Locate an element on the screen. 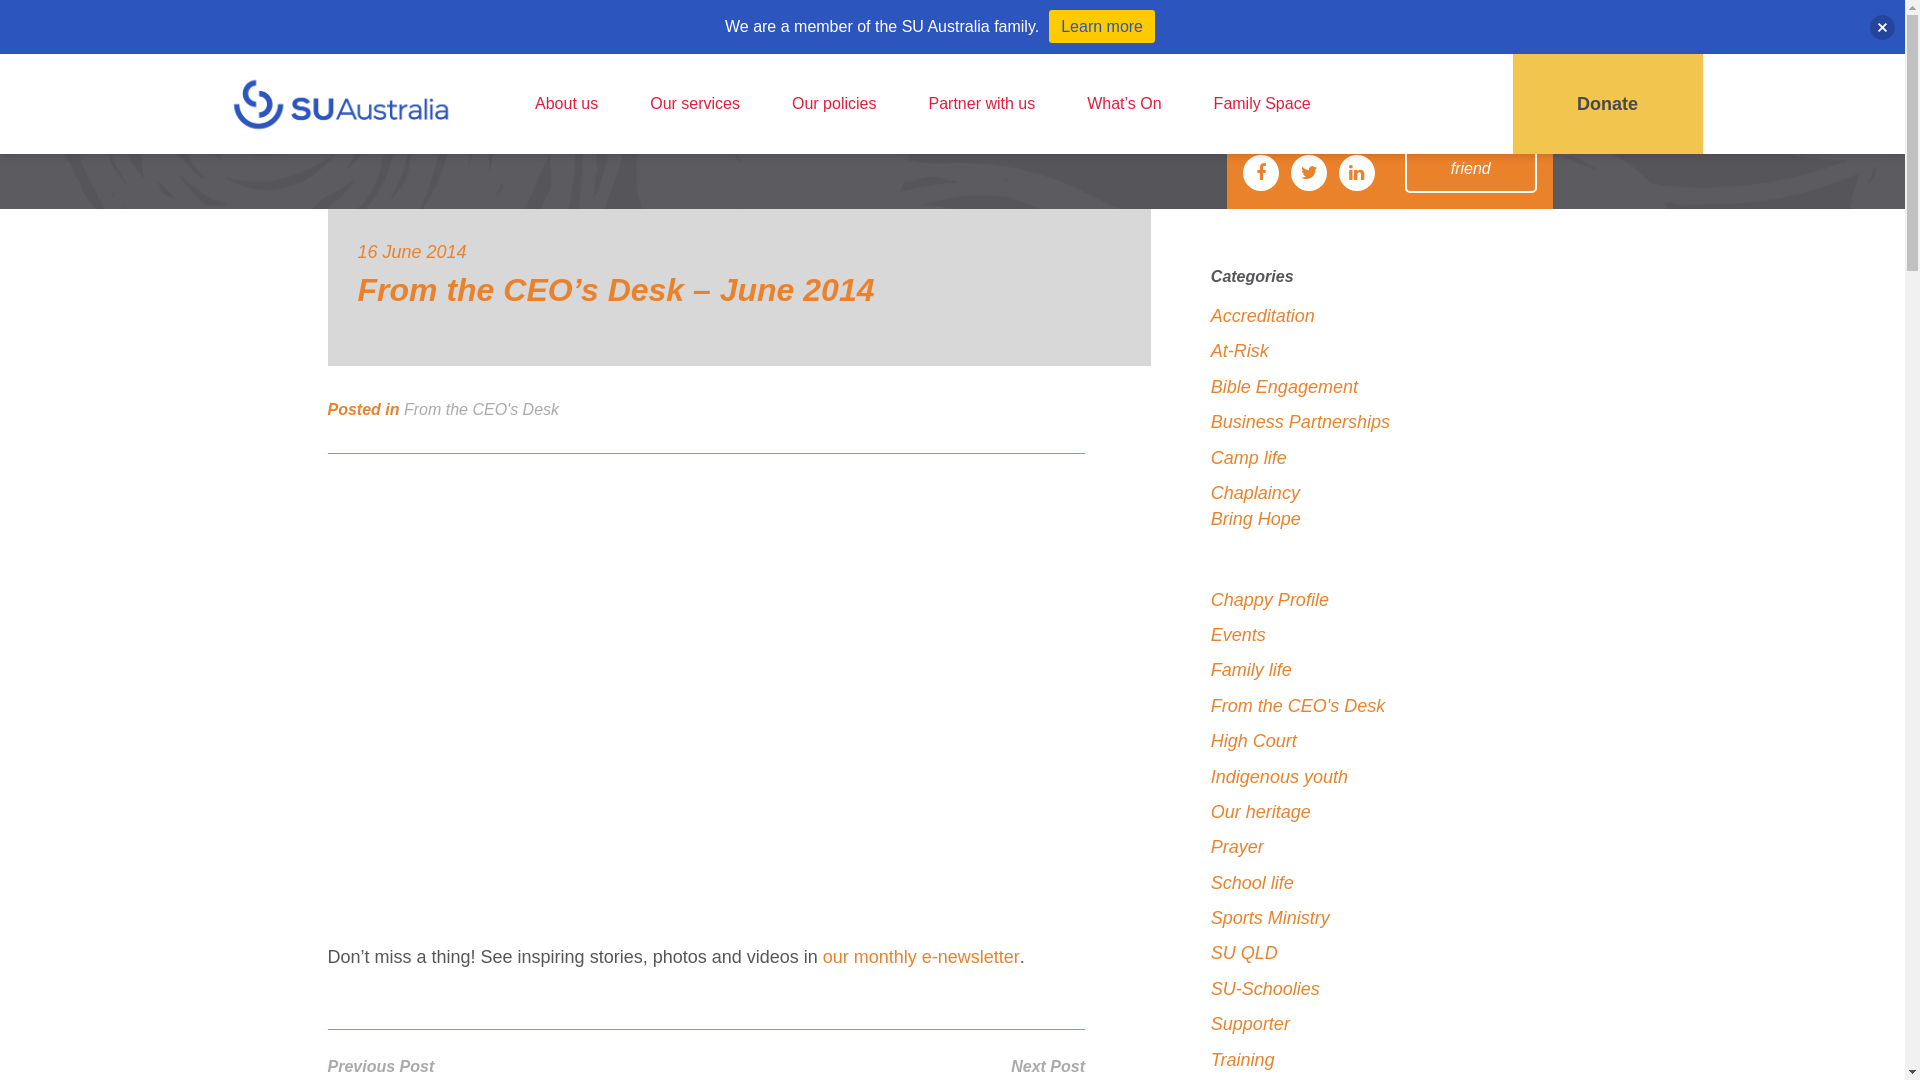  'Our heritage' is located at coordinates (1260, 812).